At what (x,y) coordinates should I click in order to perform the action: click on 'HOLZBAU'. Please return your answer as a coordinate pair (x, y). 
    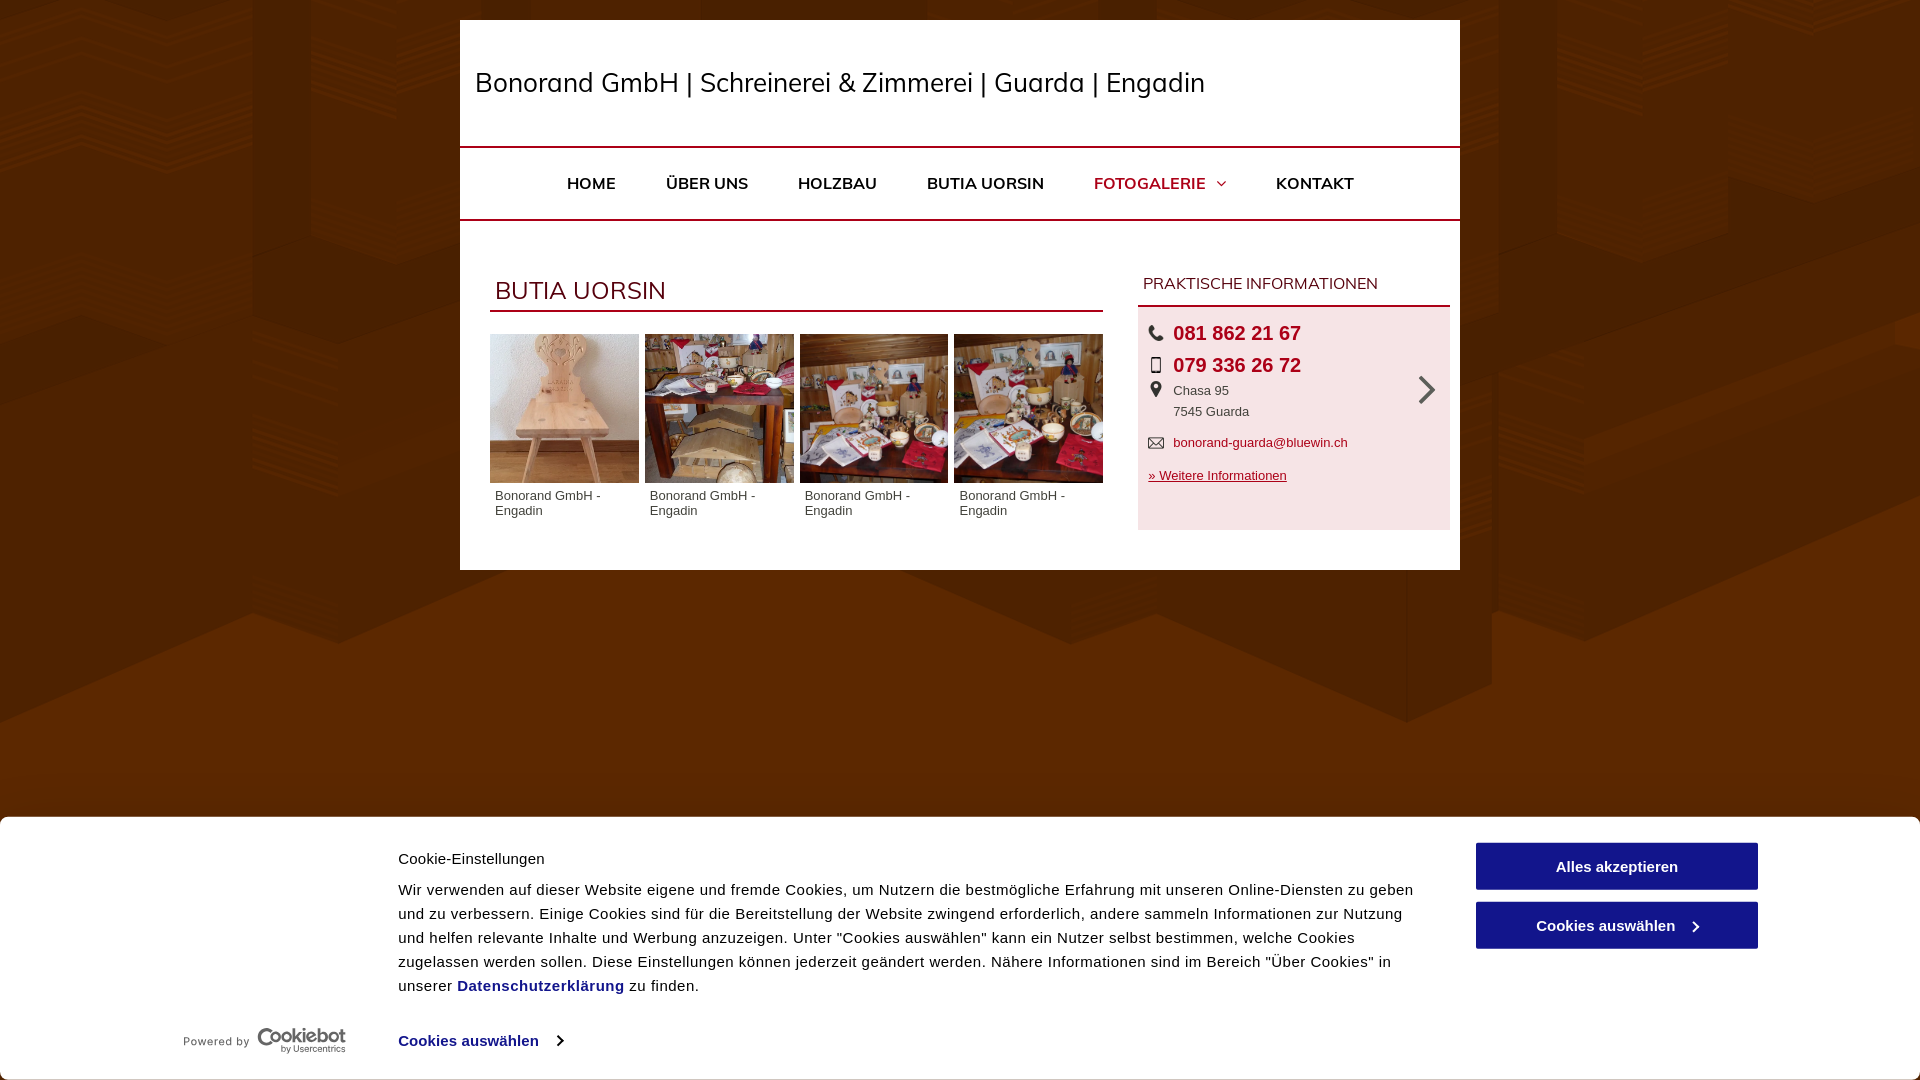
    Looking at the image, I should click on (836, 183).